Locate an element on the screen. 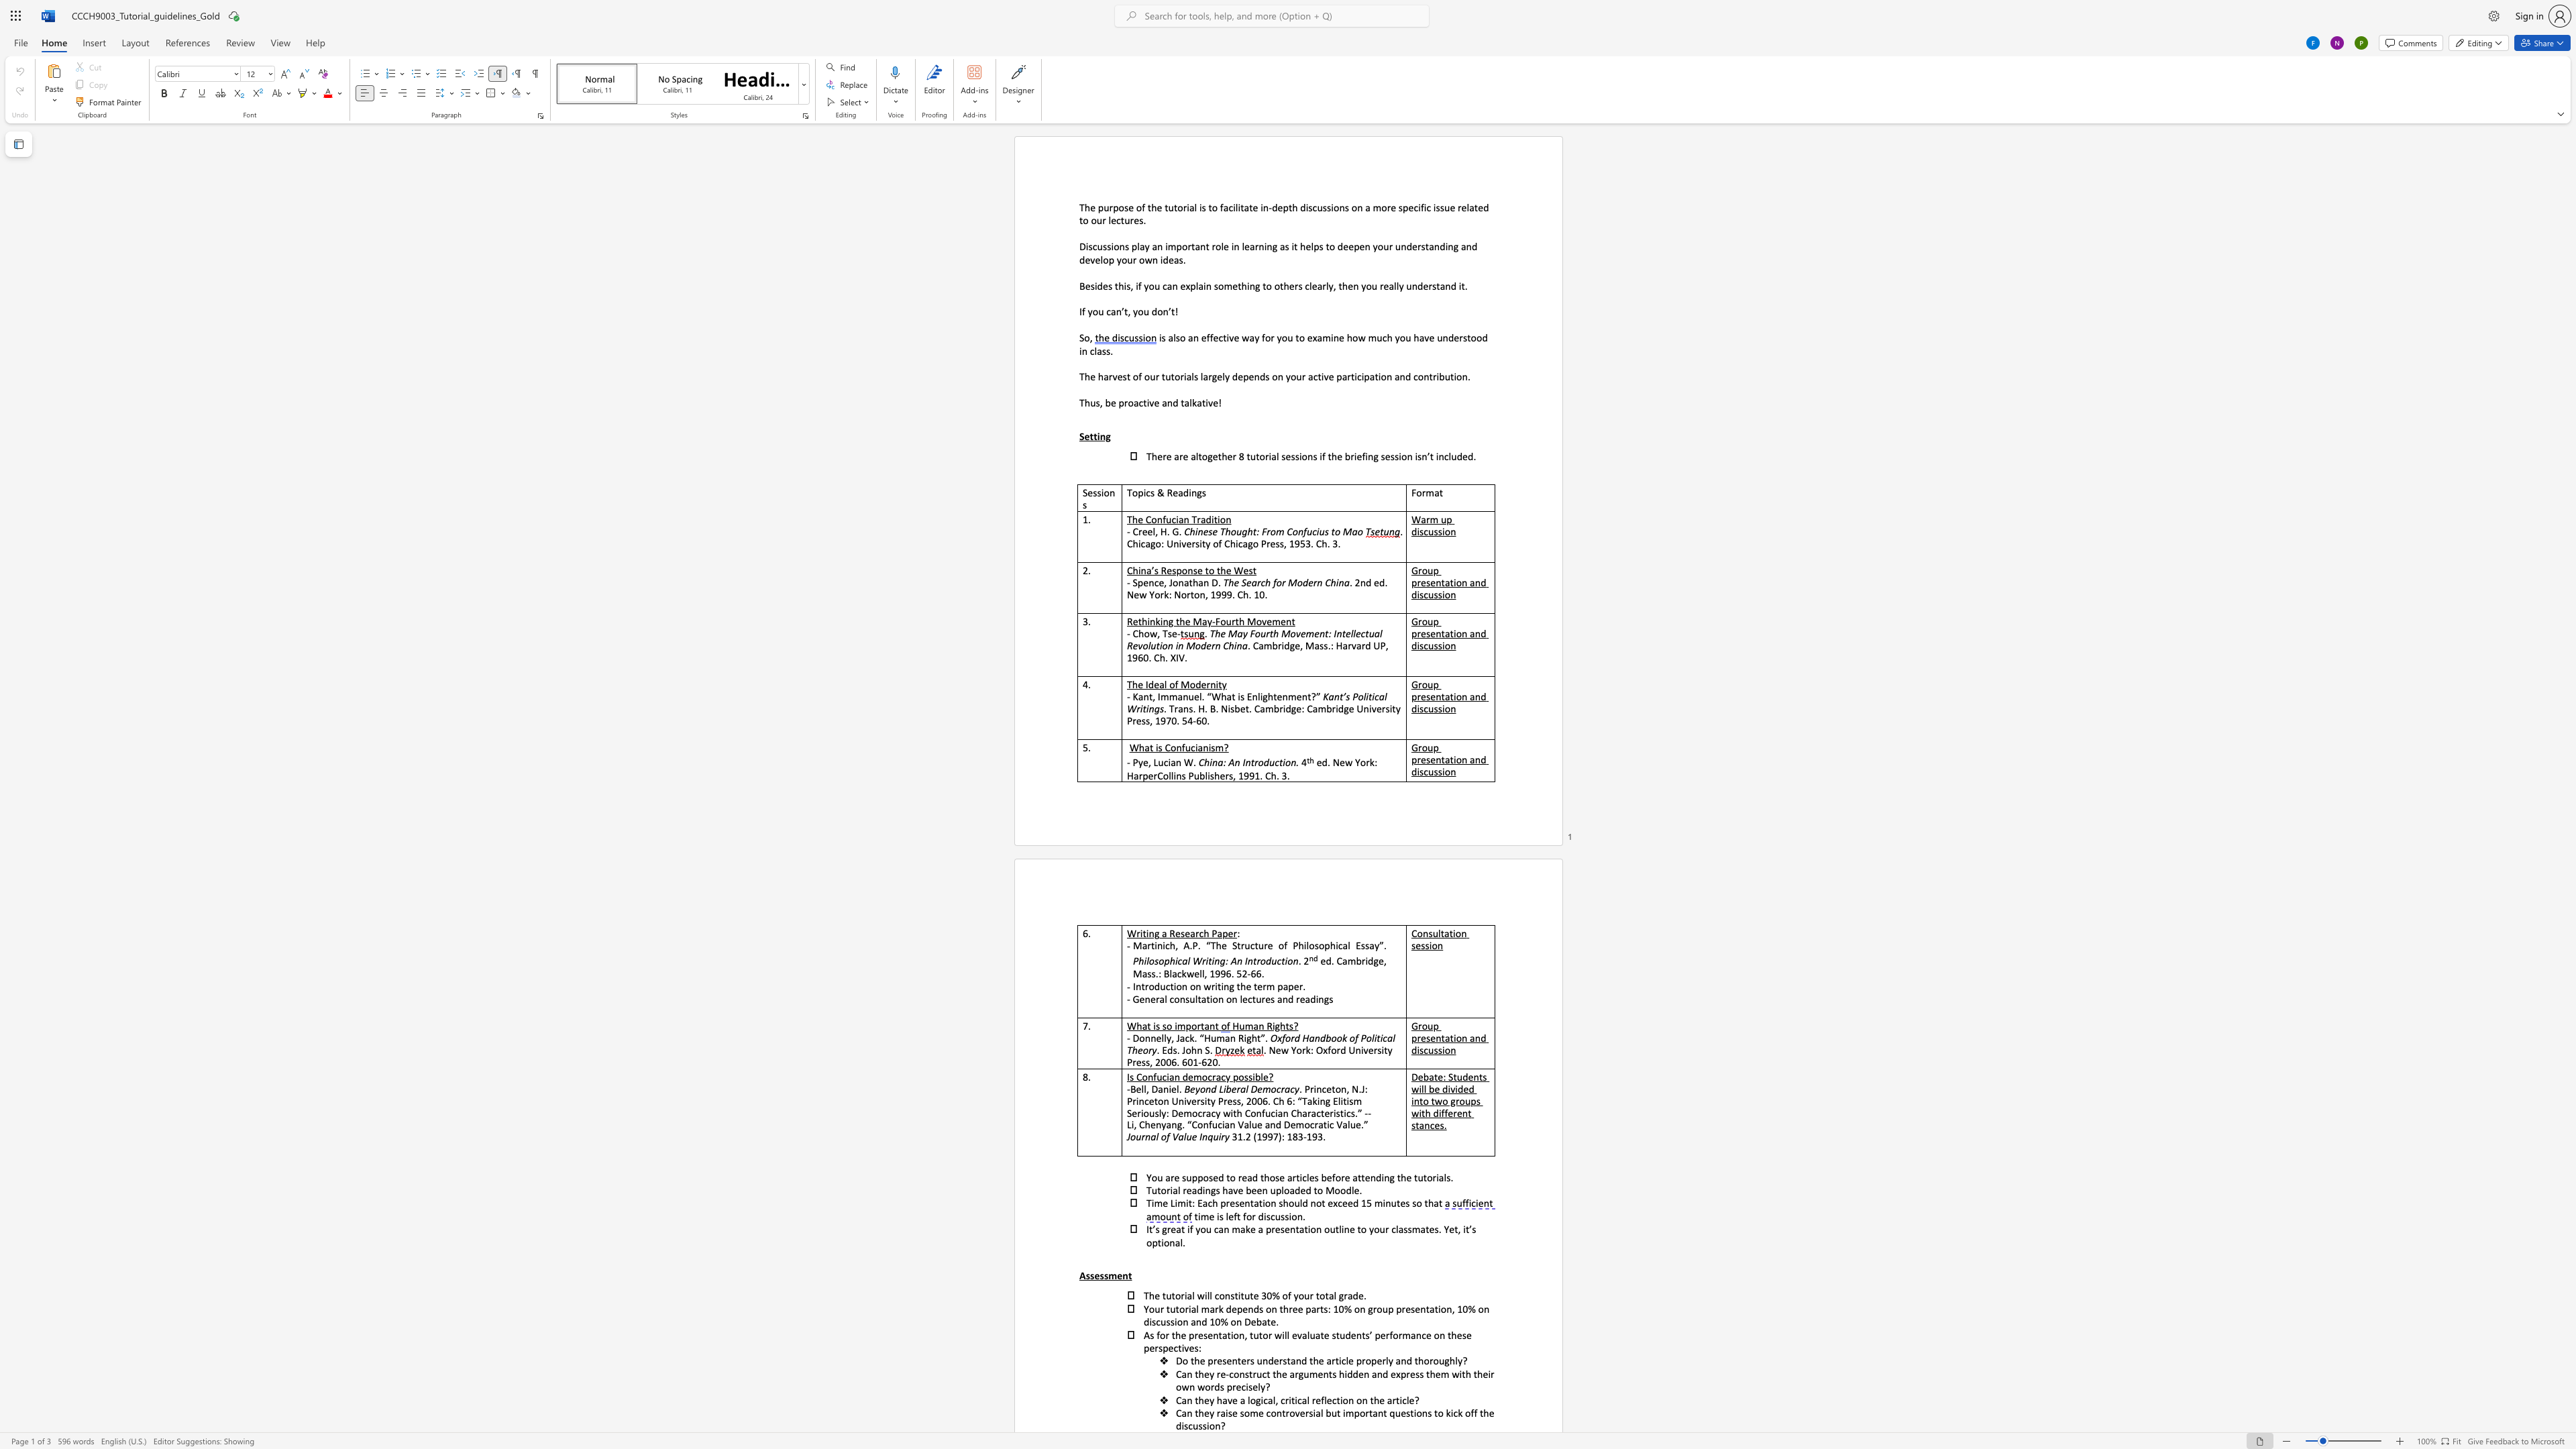  the 4th character "t" in the text is located at coordinates (1256, 455).